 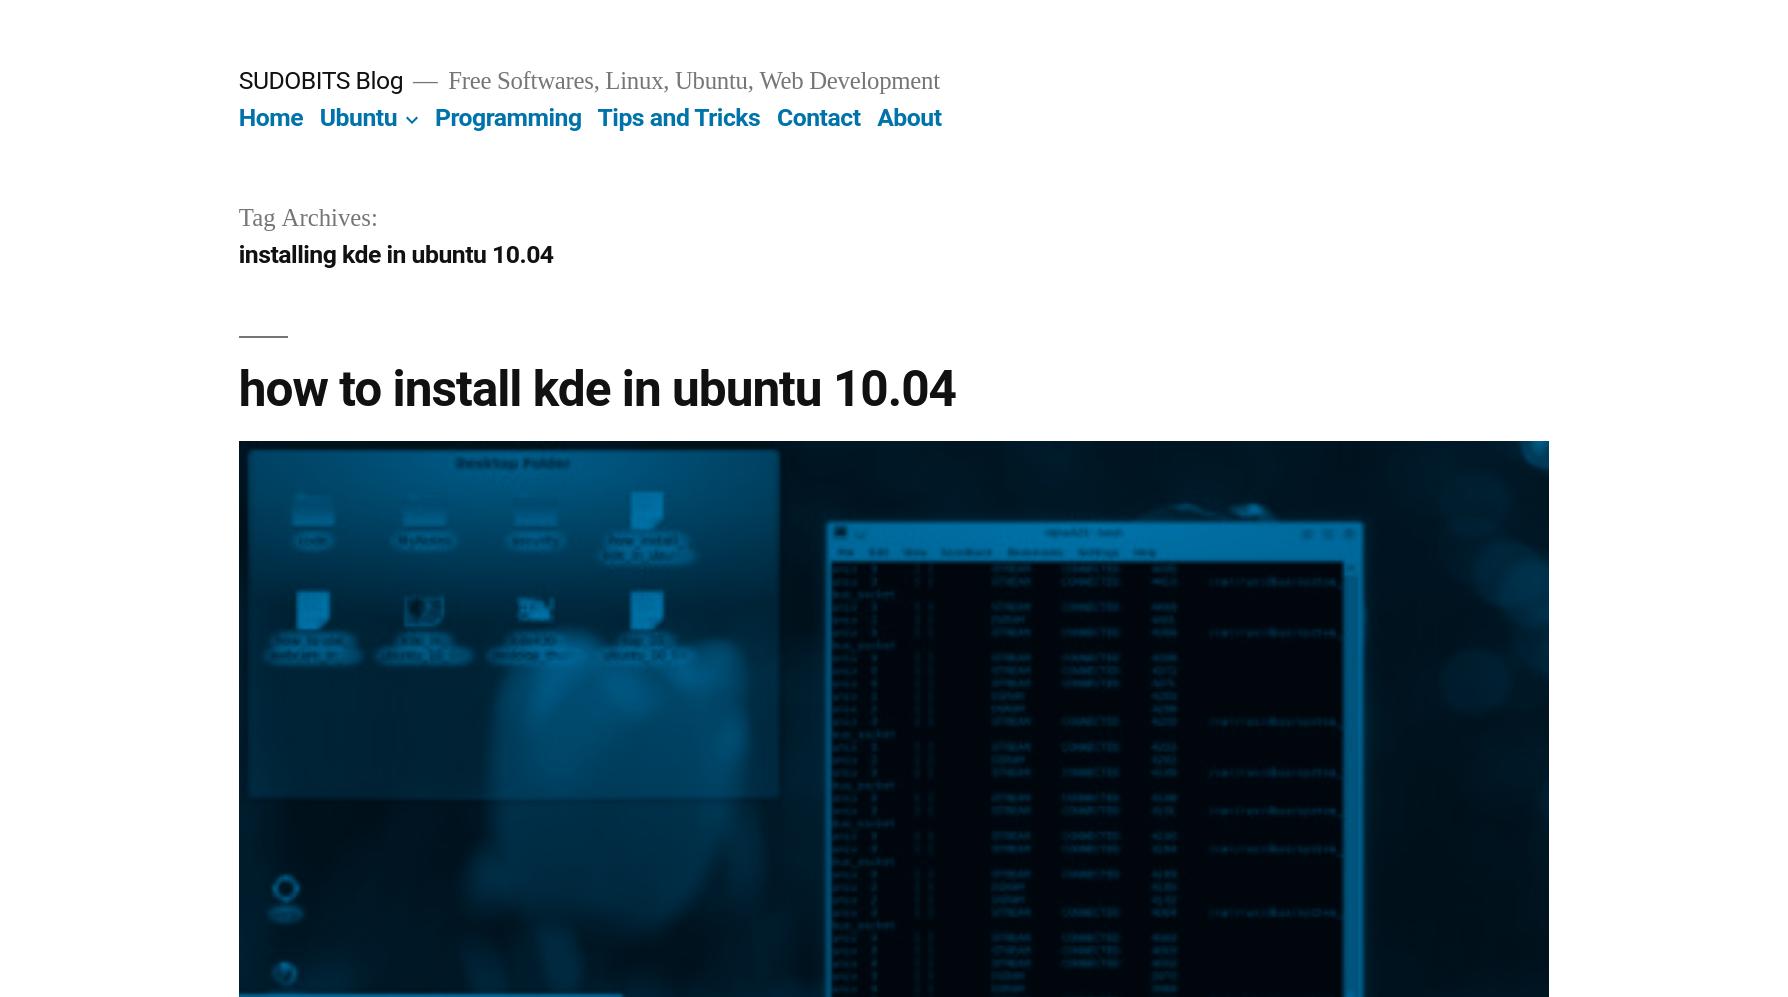 I want to click on 'Free Softwares, Linux, Ubuntu, Web Development', so click(x=689, y=80).